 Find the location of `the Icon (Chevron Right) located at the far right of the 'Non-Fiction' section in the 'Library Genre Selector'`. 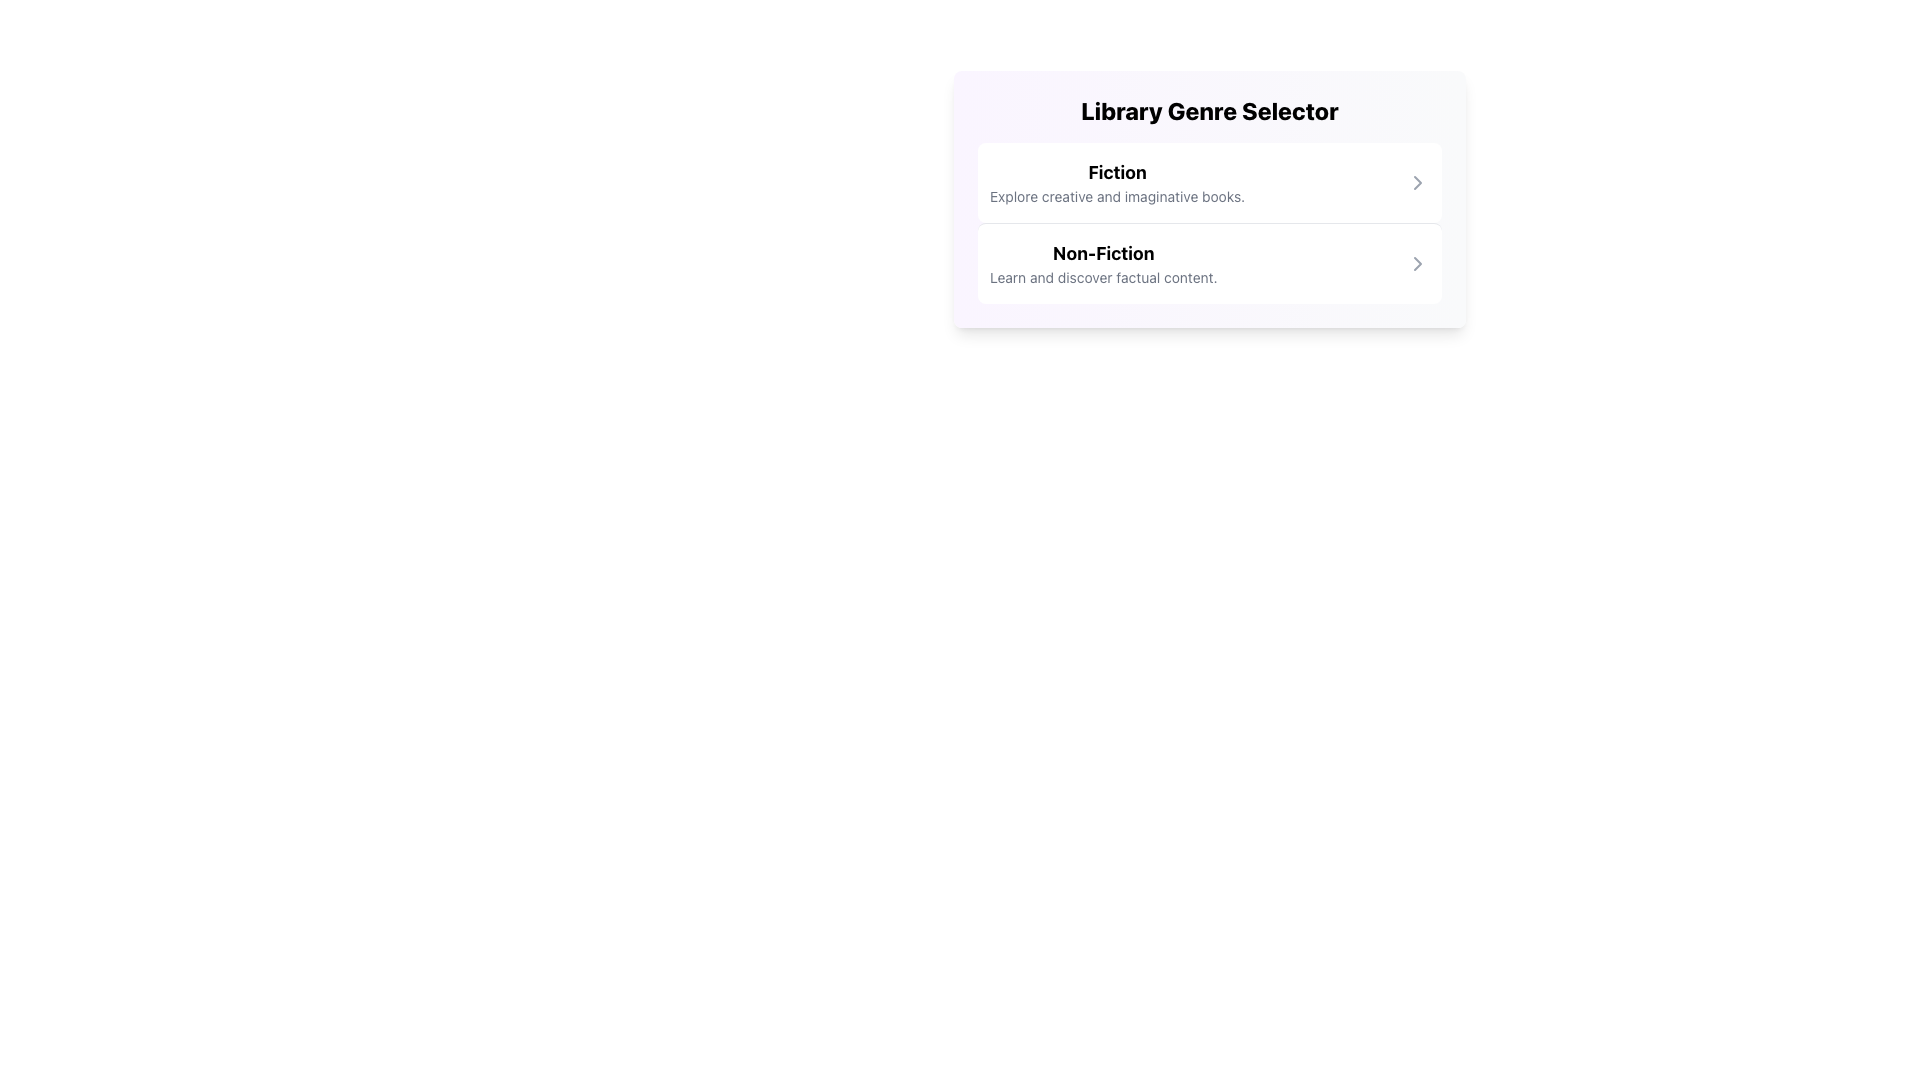

the Icon (Chevron Right) located at the far right of the 'Non-Fiction' section in the 'Library Genre Selector' is located at coordinates (1416, 262).